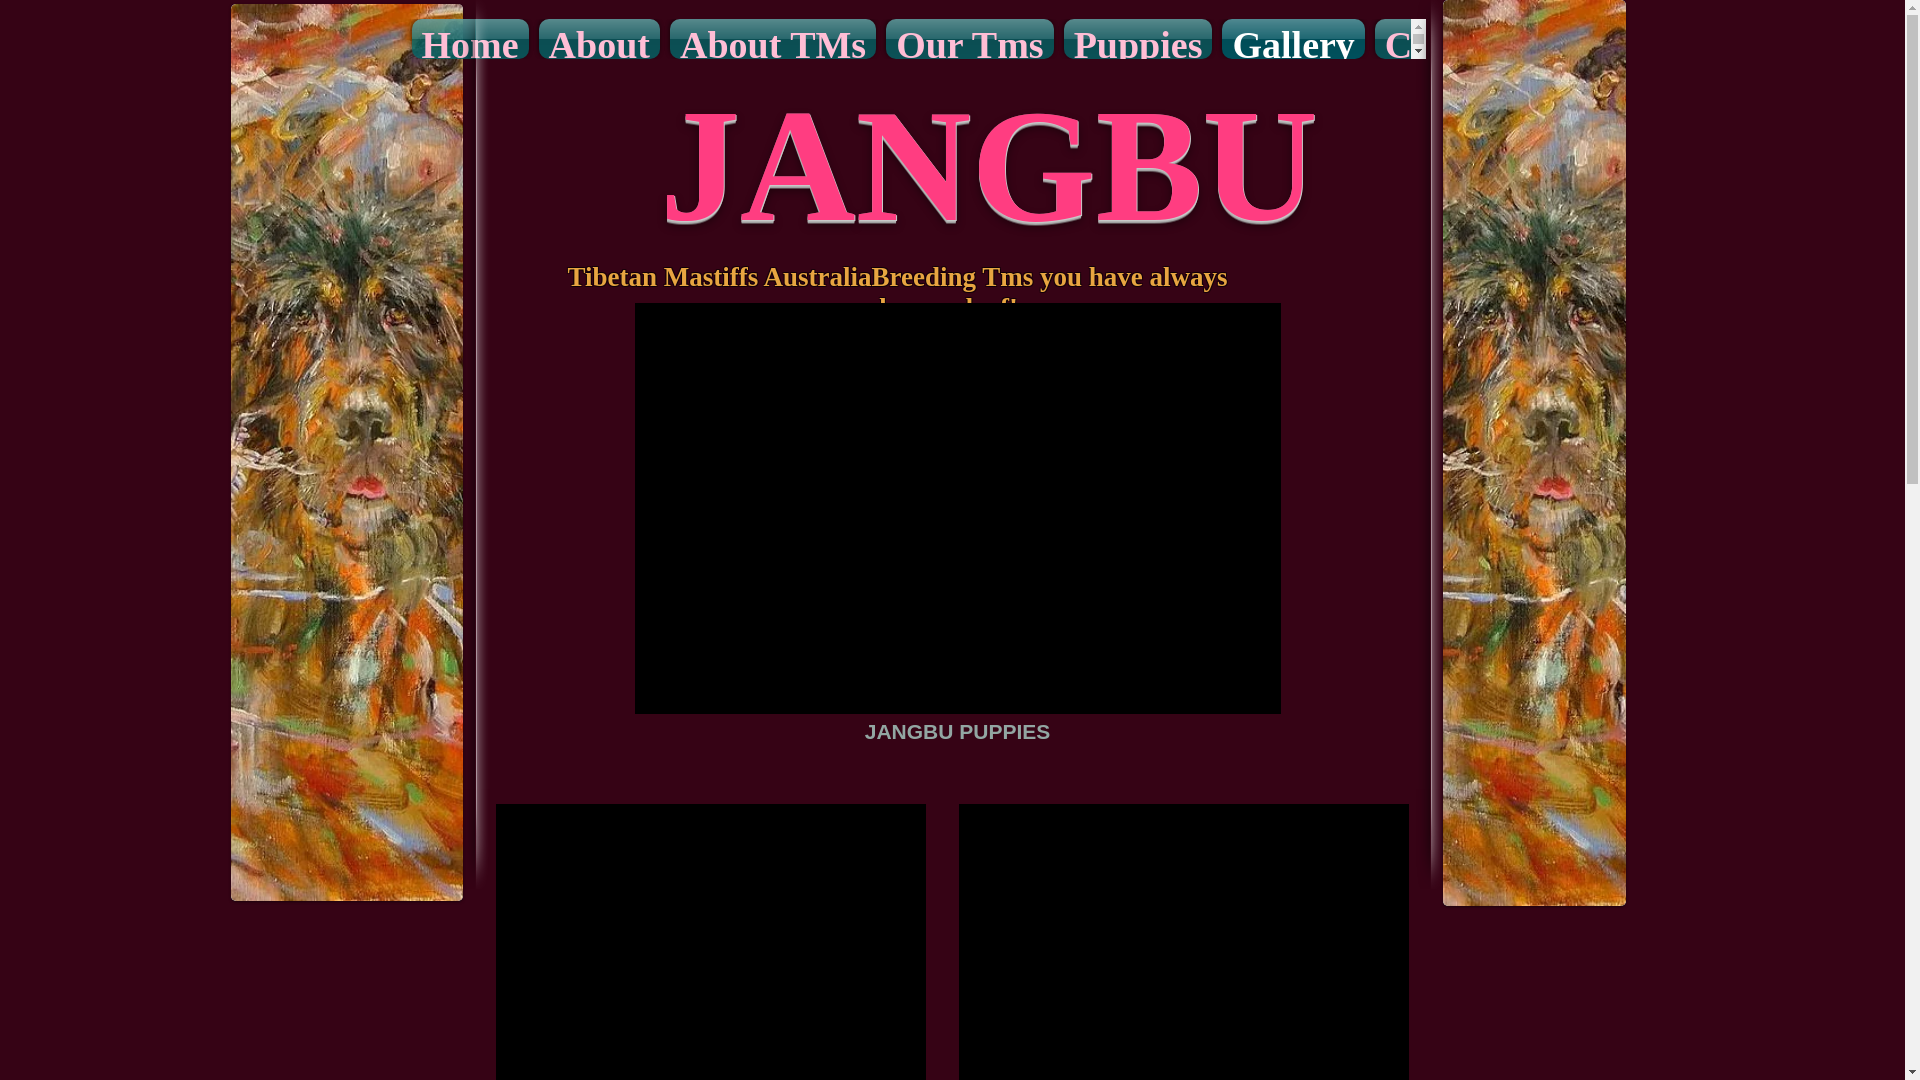 Image resolution: width=1920 pixels, height=1080 pixels. Describe the element at coordinates (1138, 38) in the screenshot. I see `'Puppies'` at that location.